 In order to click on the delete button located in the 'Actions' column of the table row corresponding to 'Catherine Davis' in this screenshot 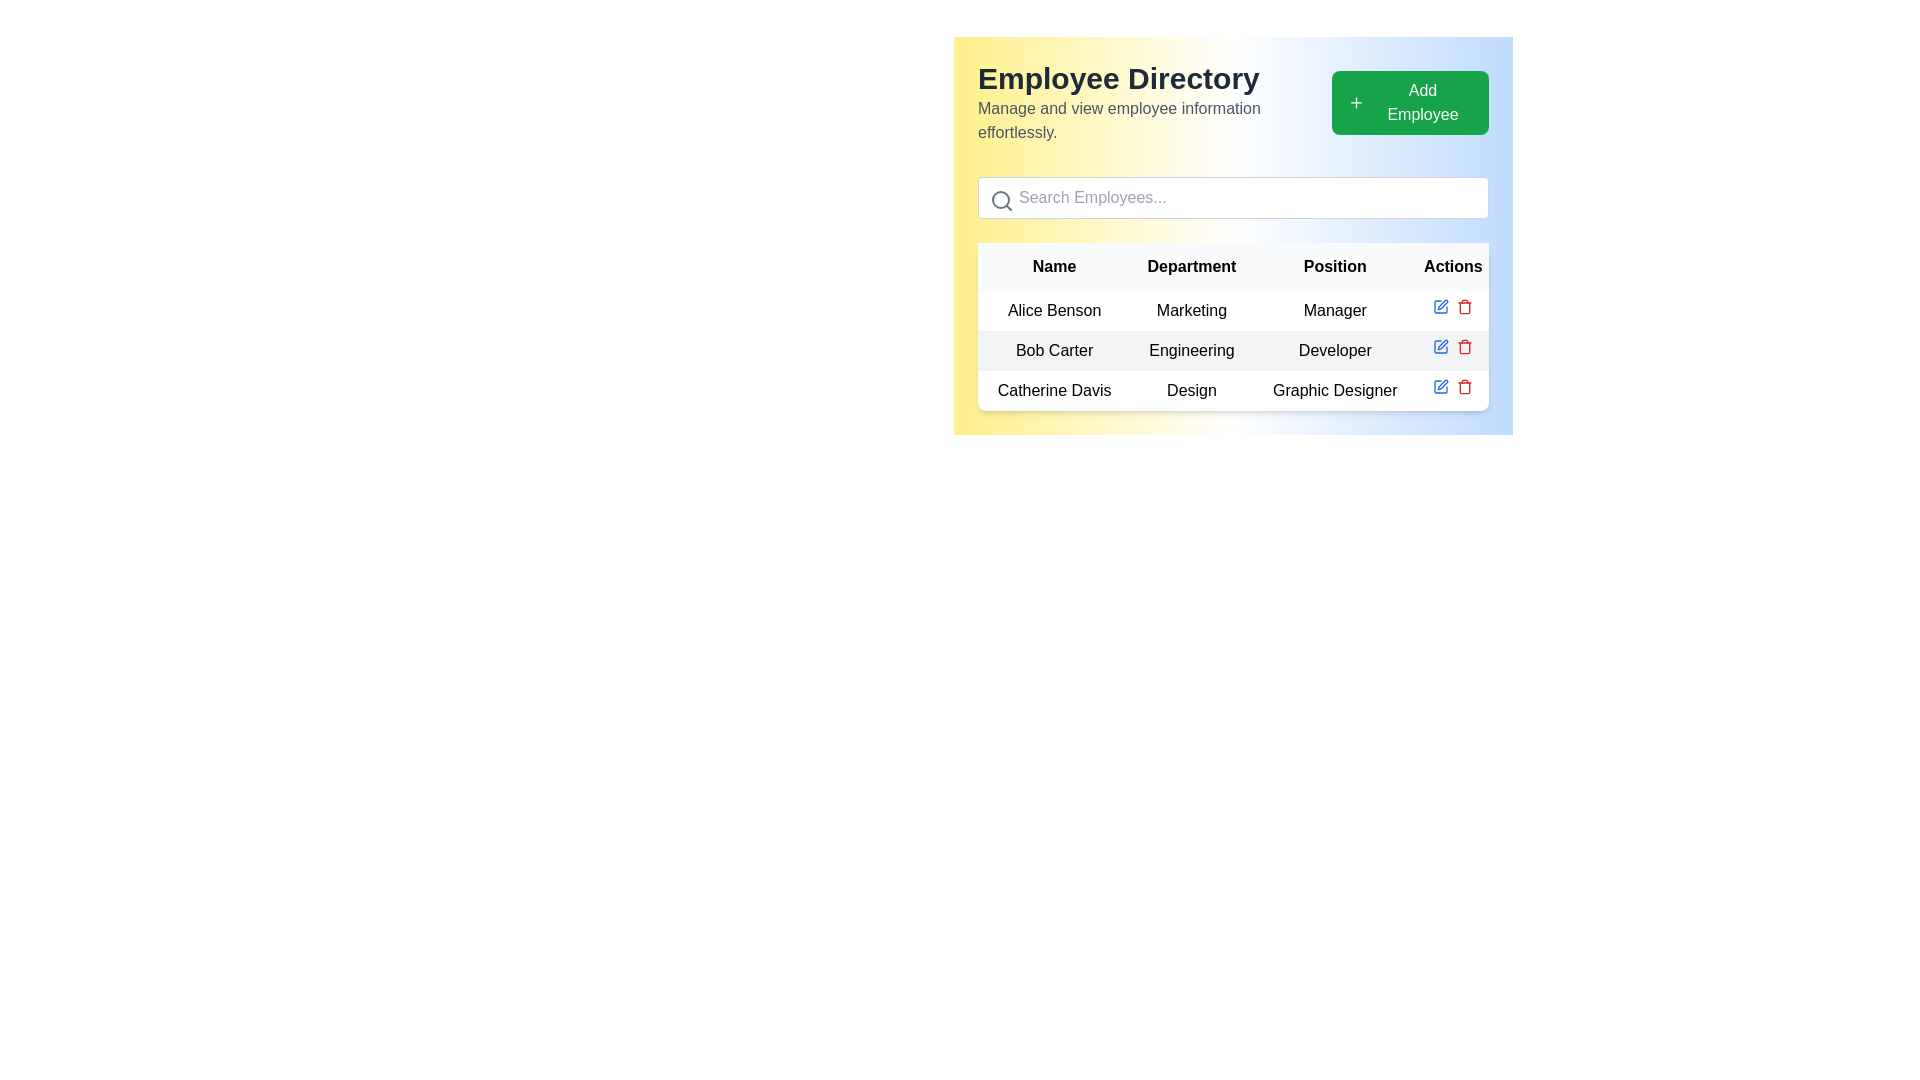, I will do `click(1465, 386)`.